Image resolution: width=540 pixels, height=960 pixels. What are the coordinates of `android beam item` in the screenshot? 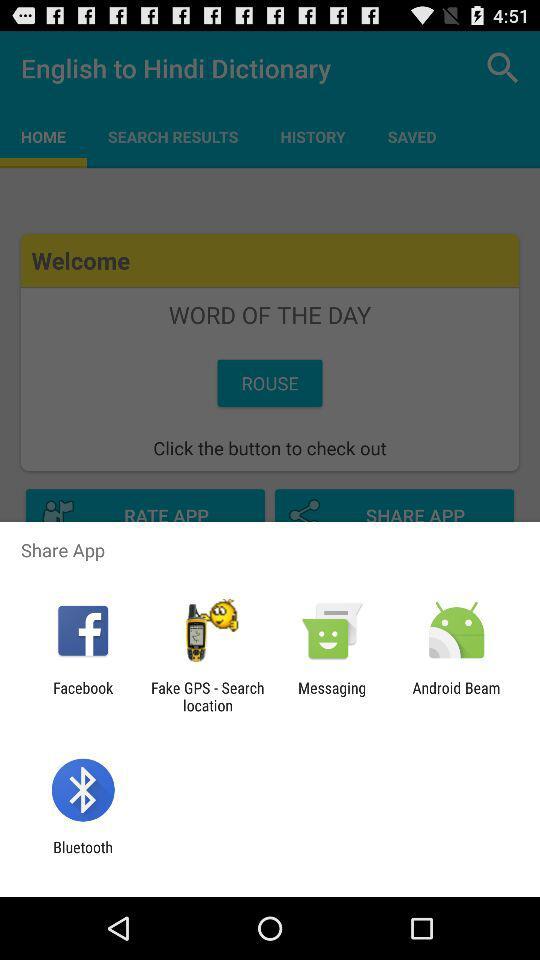 It's located at (456, 696).